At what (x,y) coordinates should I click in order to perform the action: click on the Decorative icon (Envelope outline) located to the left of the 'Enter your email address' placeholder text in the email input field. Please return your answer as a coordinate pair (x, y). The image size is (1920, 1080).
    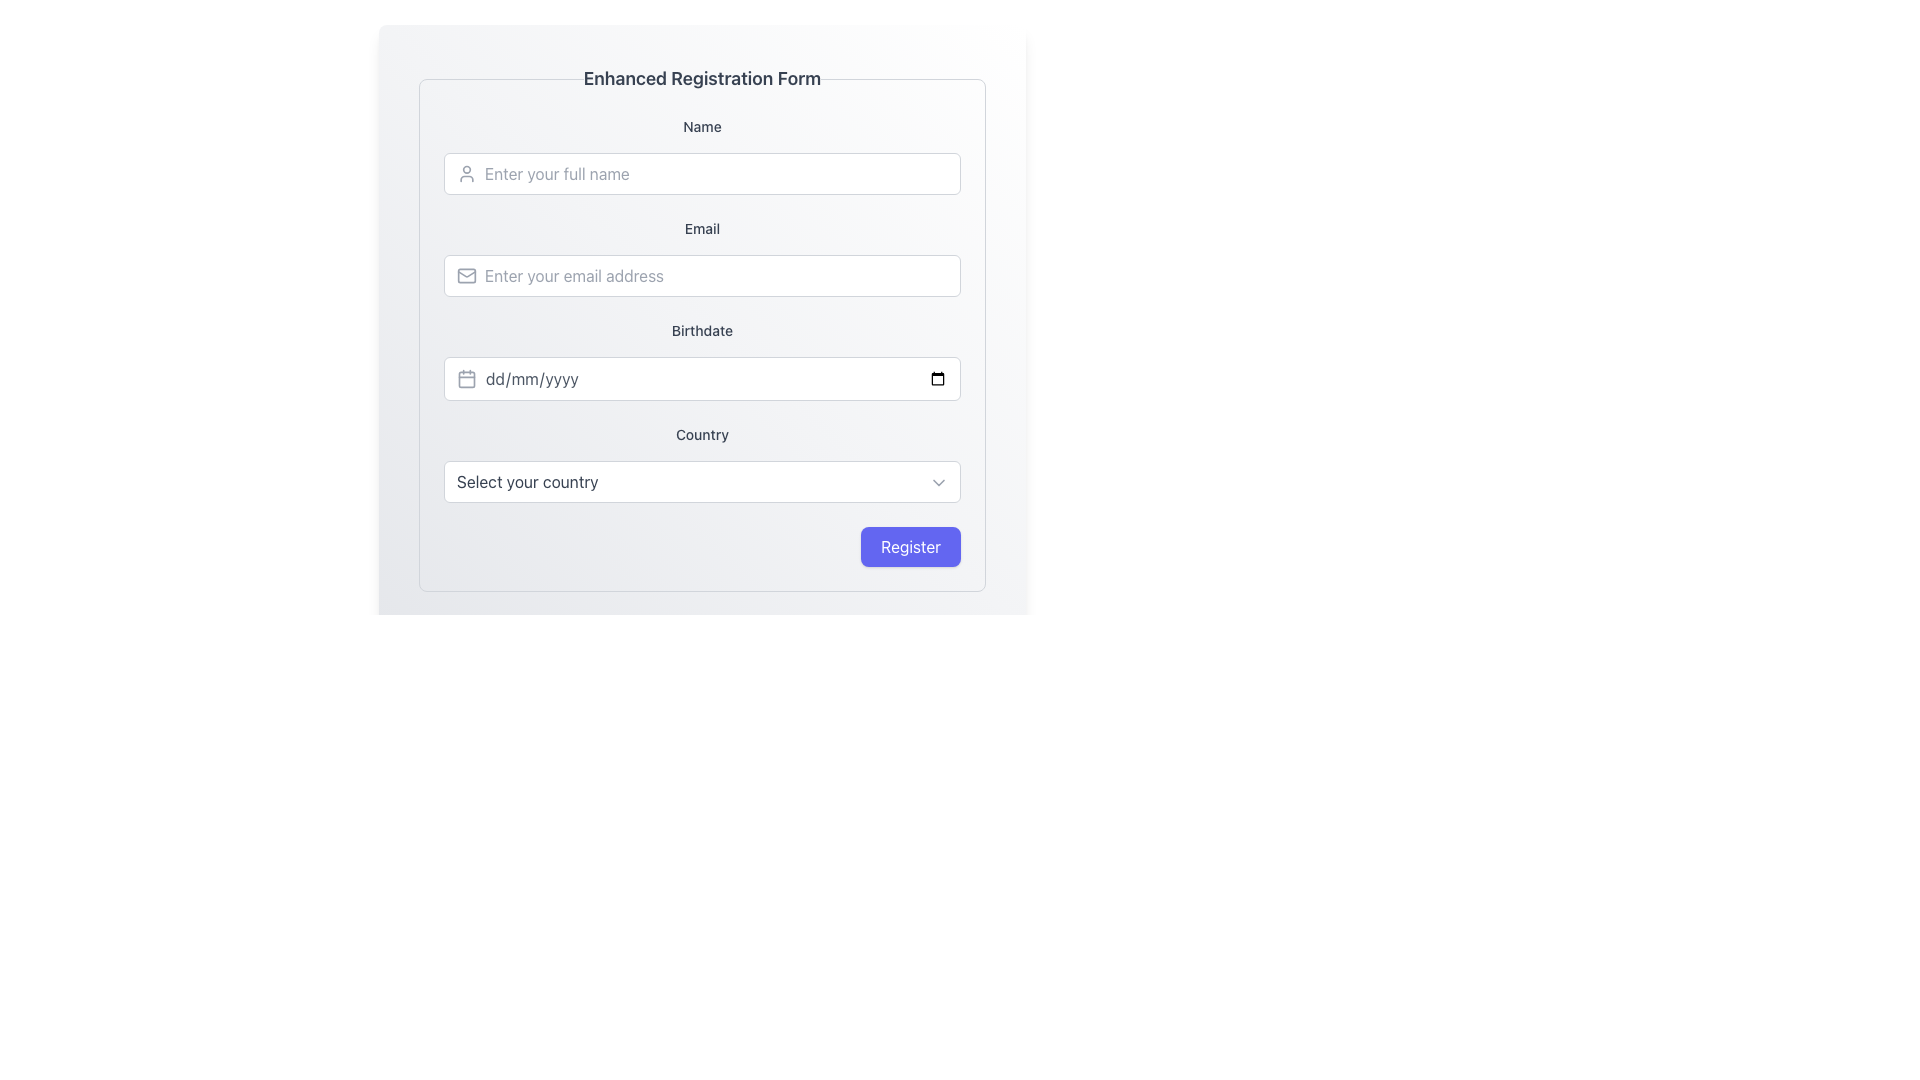
    Looking at the image, I should click on (465, 276).